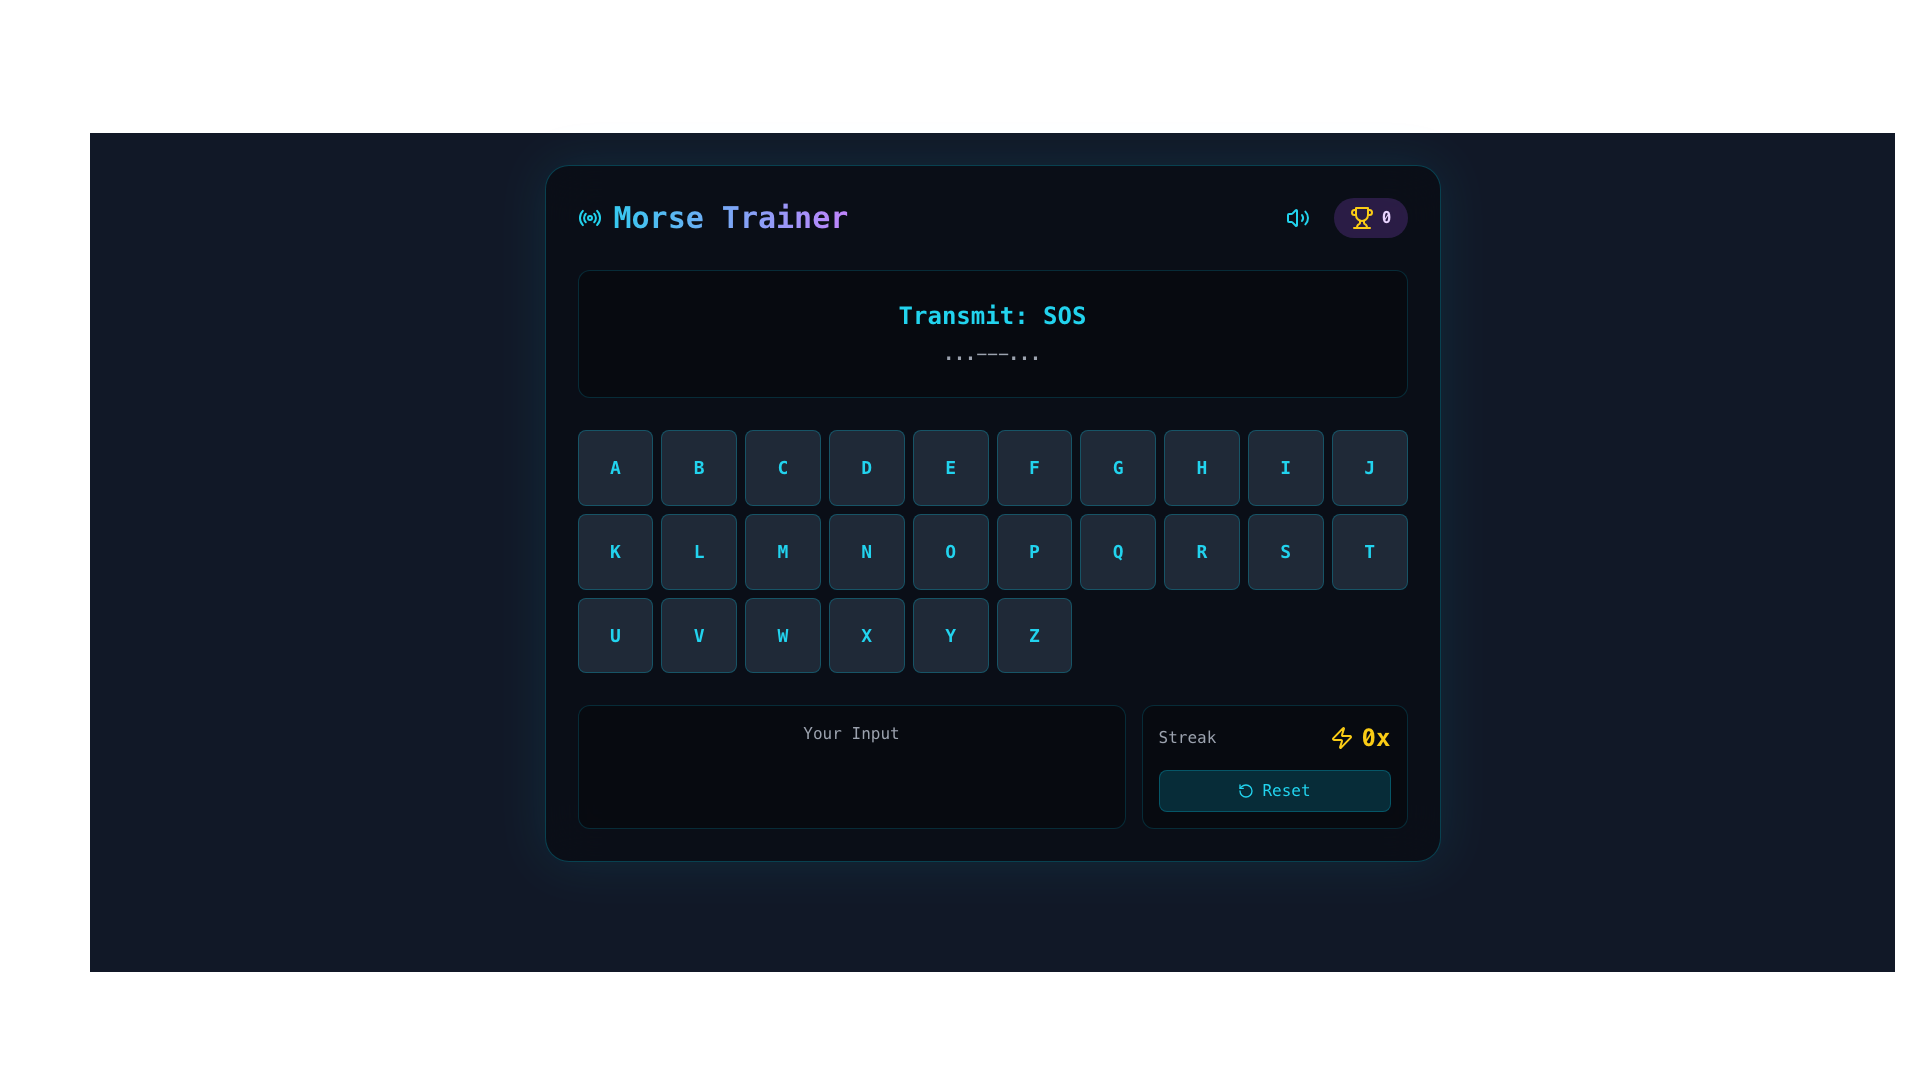 The height and width of the screenshot is (1080, 1920). Describe the element at coordinates (1360, 214) in the screenshot. I see `the trophy icon in the top right area of the interface that represents the rewards or achievements system` at that location.